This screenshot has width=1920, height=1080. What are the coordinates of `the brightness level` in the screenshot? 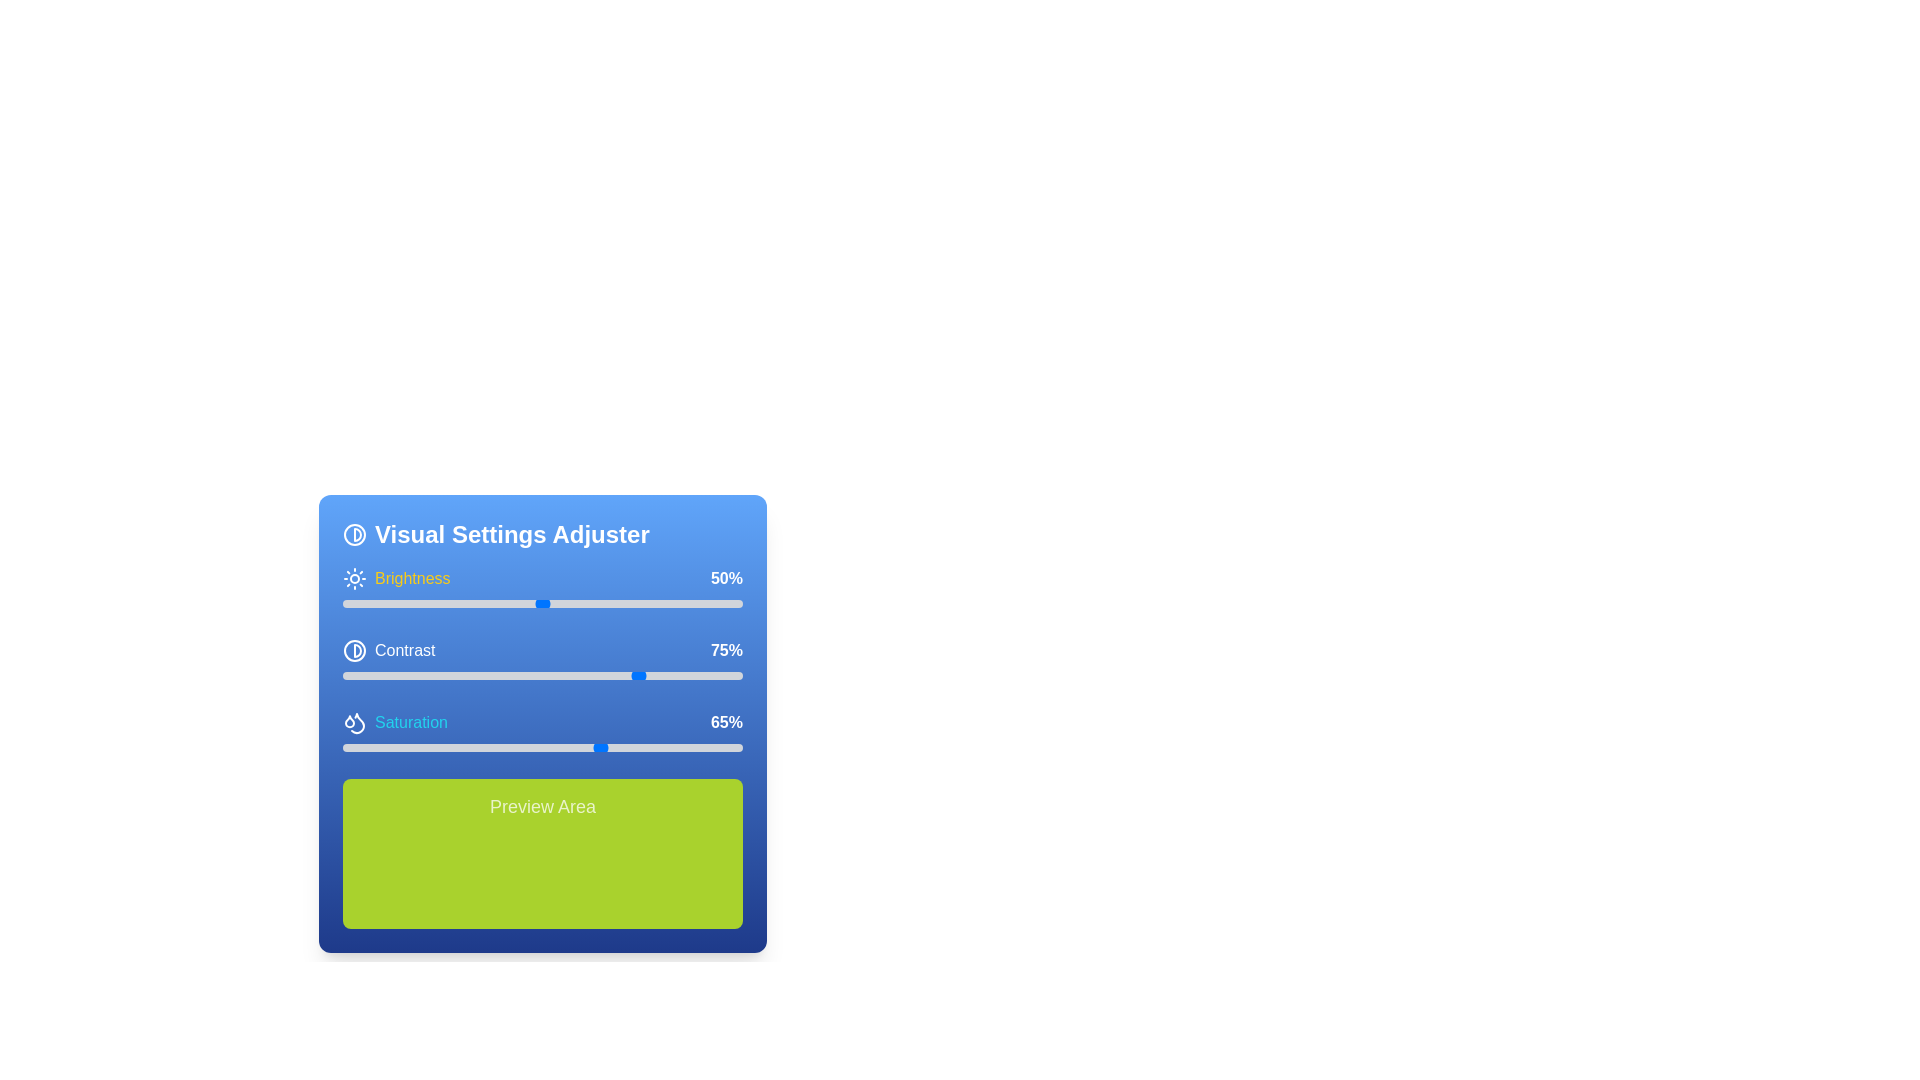 It's located at (609, 603).